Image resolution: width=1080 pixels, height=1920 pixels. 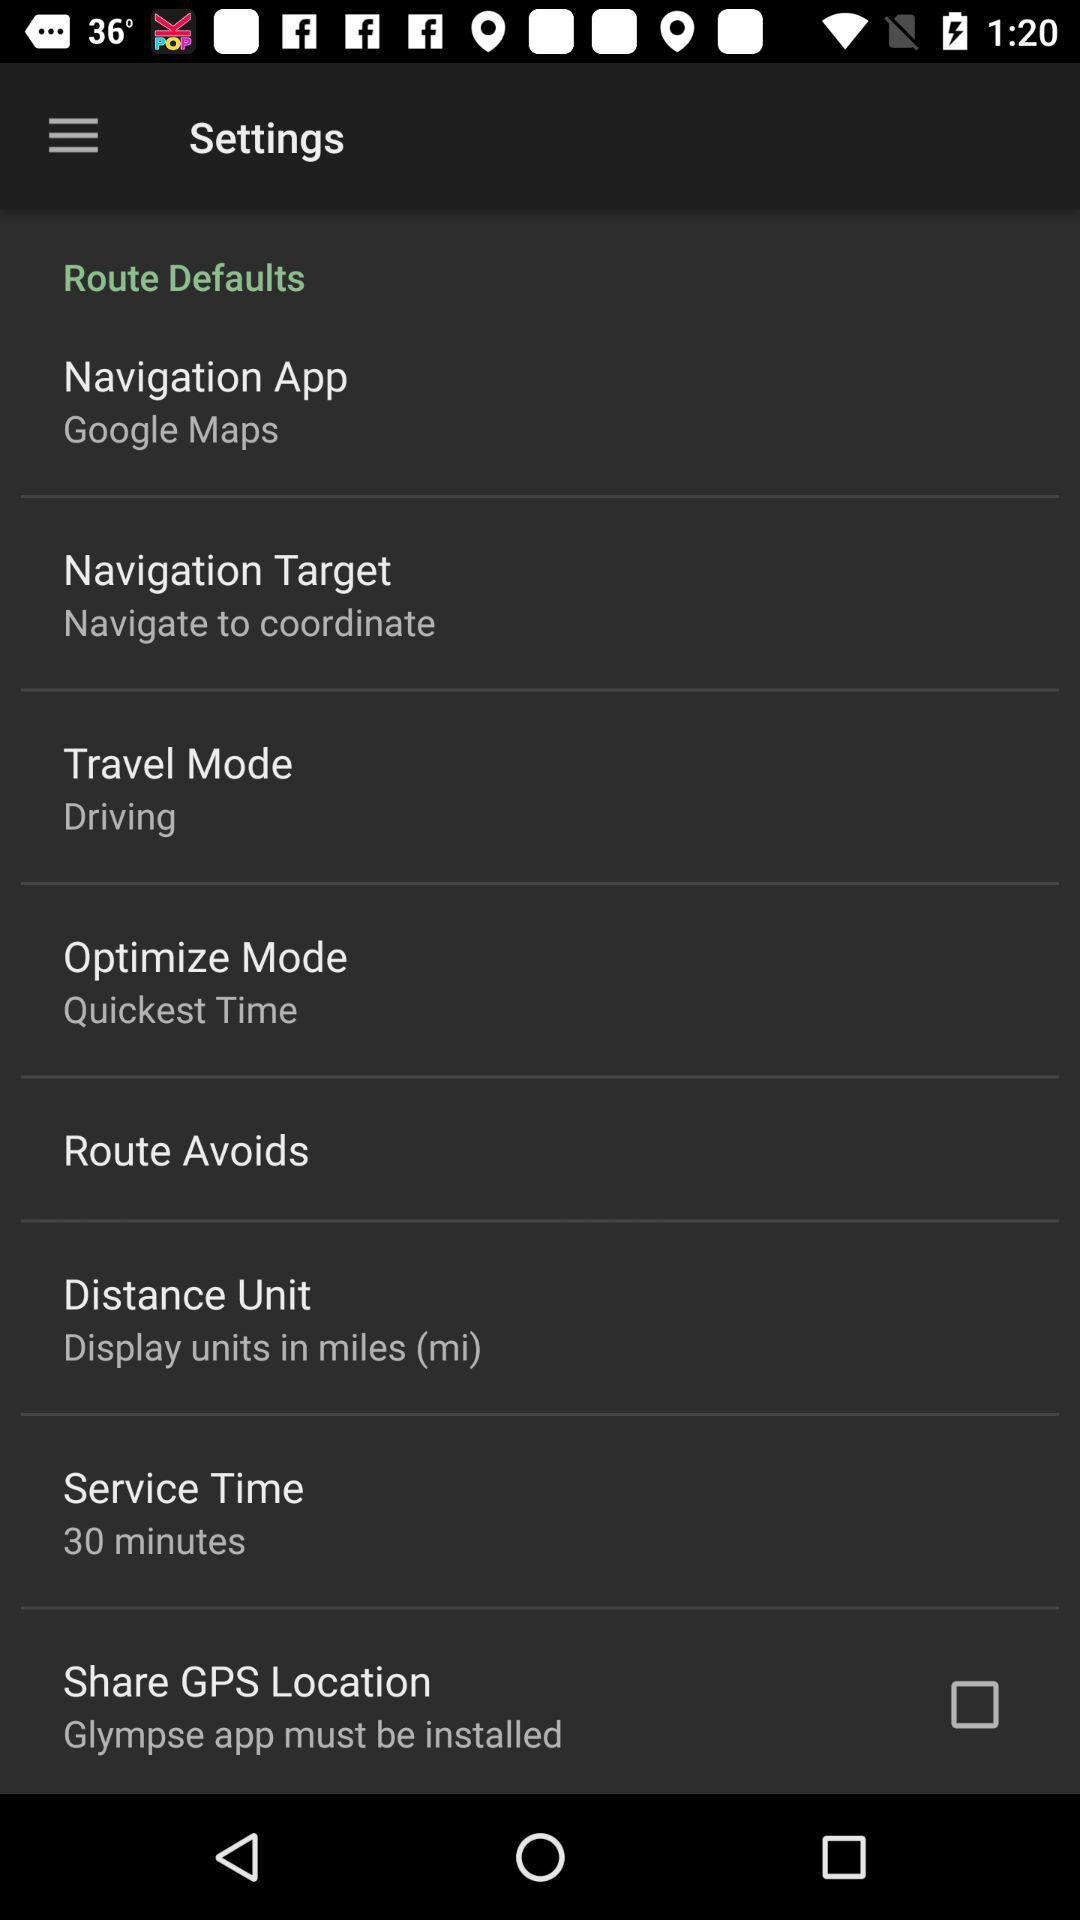 What do you see at coordinates (186, 1148) in the screenshot?
I see `icon below the quickest time item` at bounding box center [186, 1148].